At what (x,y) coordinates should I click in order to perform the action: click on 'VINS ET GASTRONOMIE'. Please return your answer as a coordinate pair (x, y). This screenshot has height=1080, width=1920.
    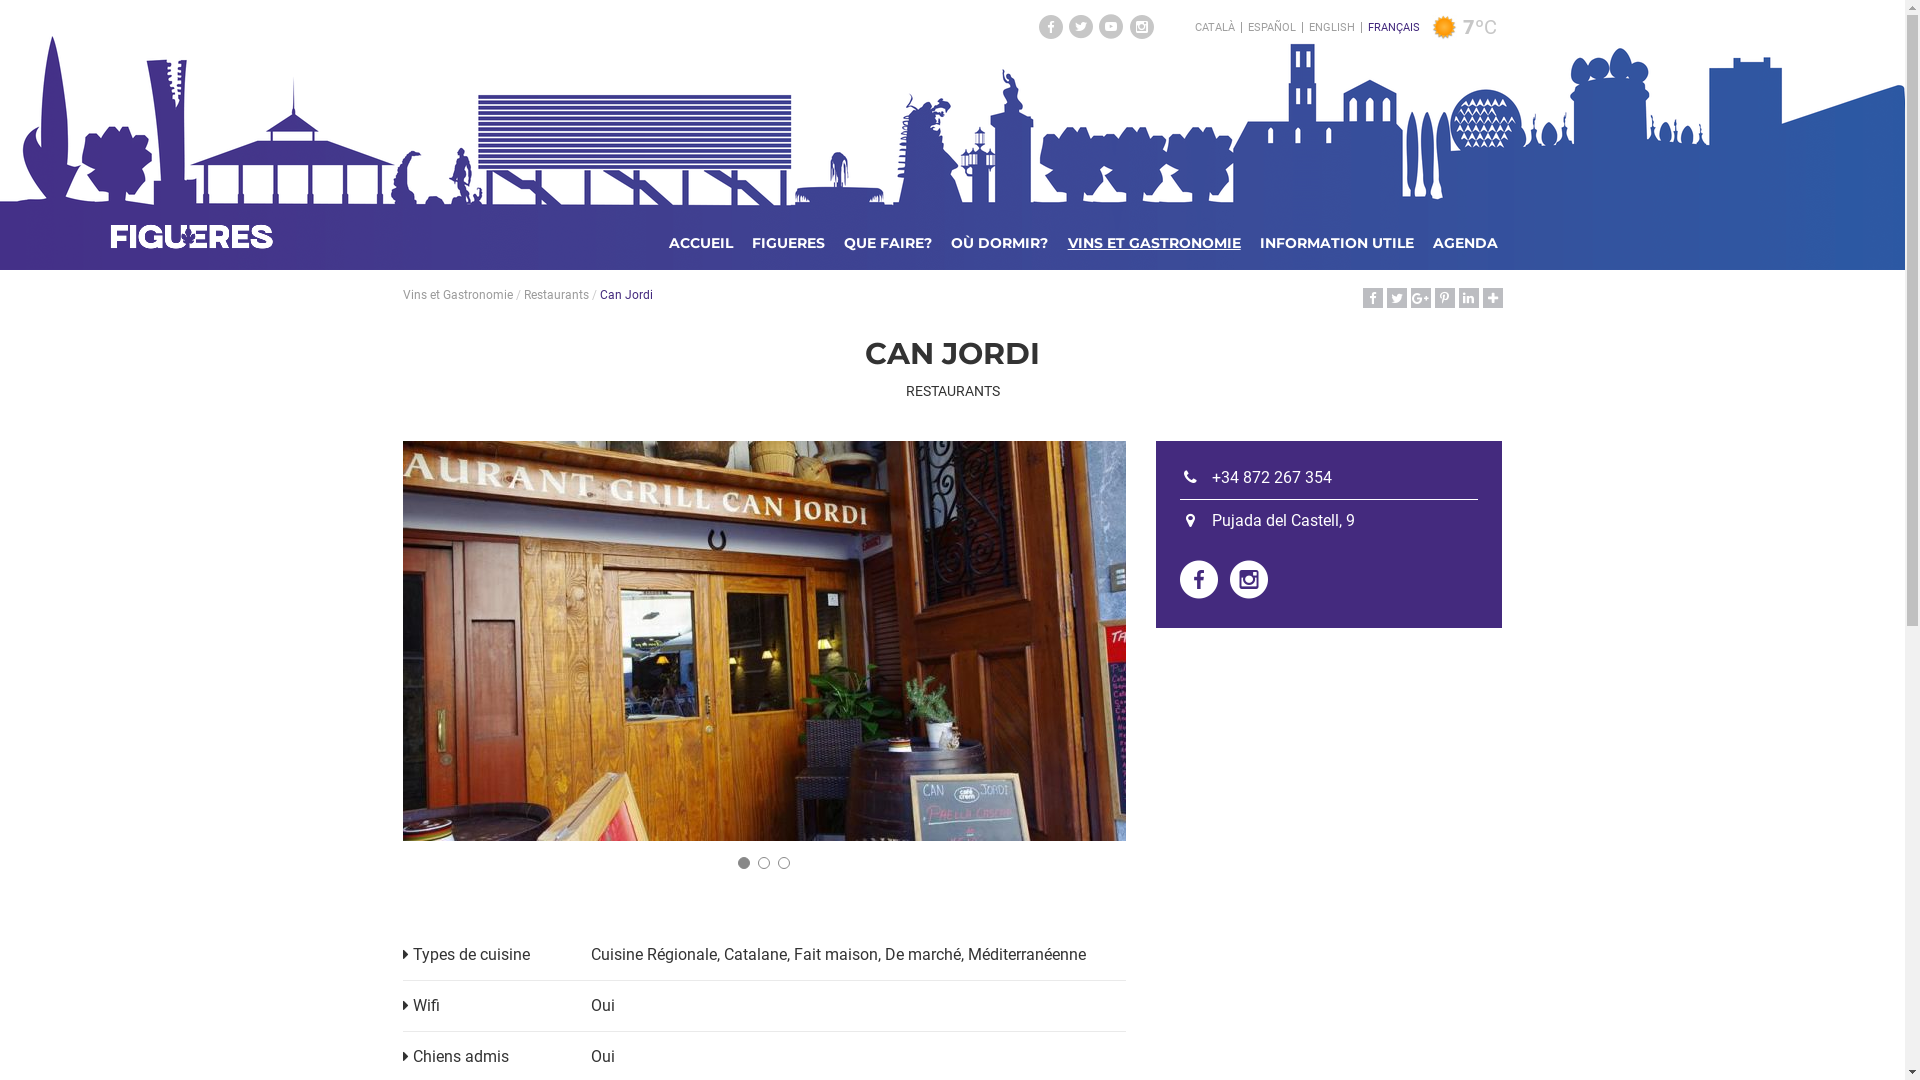
    Looking at the image, I should click on (1154, 242).